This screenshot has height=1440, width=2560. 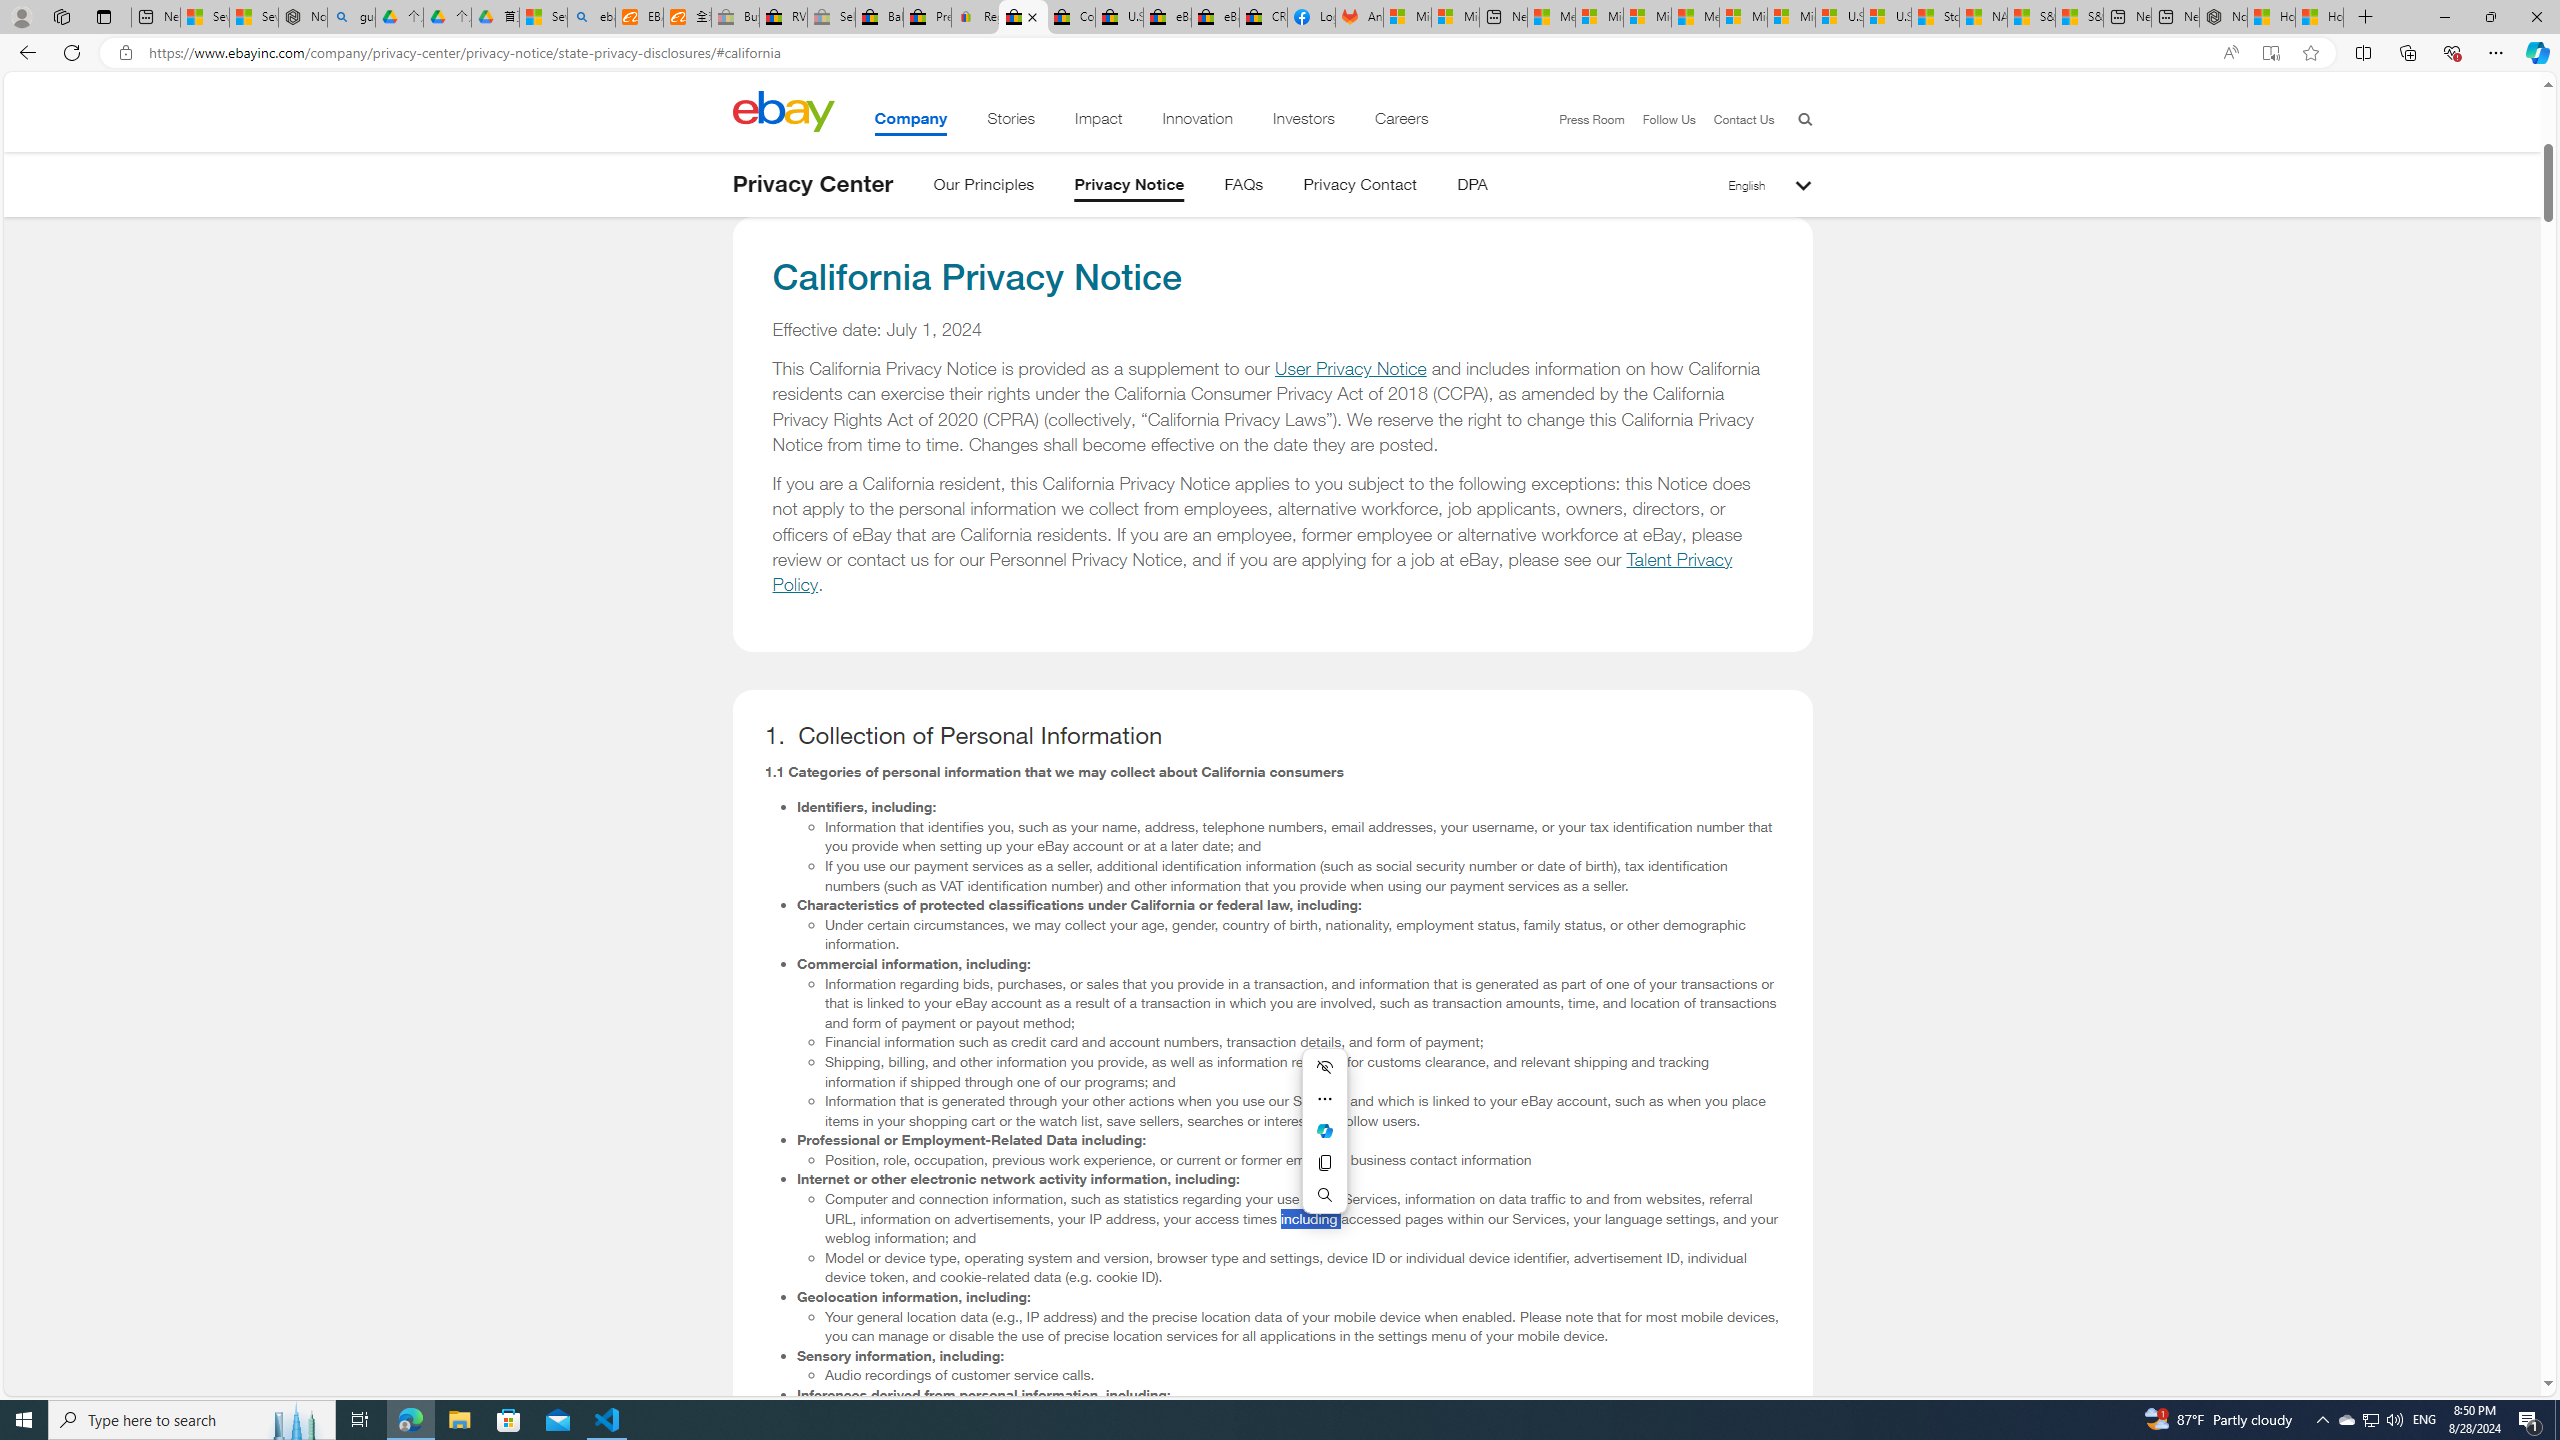 I want to click on 'Privacy Notice', so click(x=1129, y=187).